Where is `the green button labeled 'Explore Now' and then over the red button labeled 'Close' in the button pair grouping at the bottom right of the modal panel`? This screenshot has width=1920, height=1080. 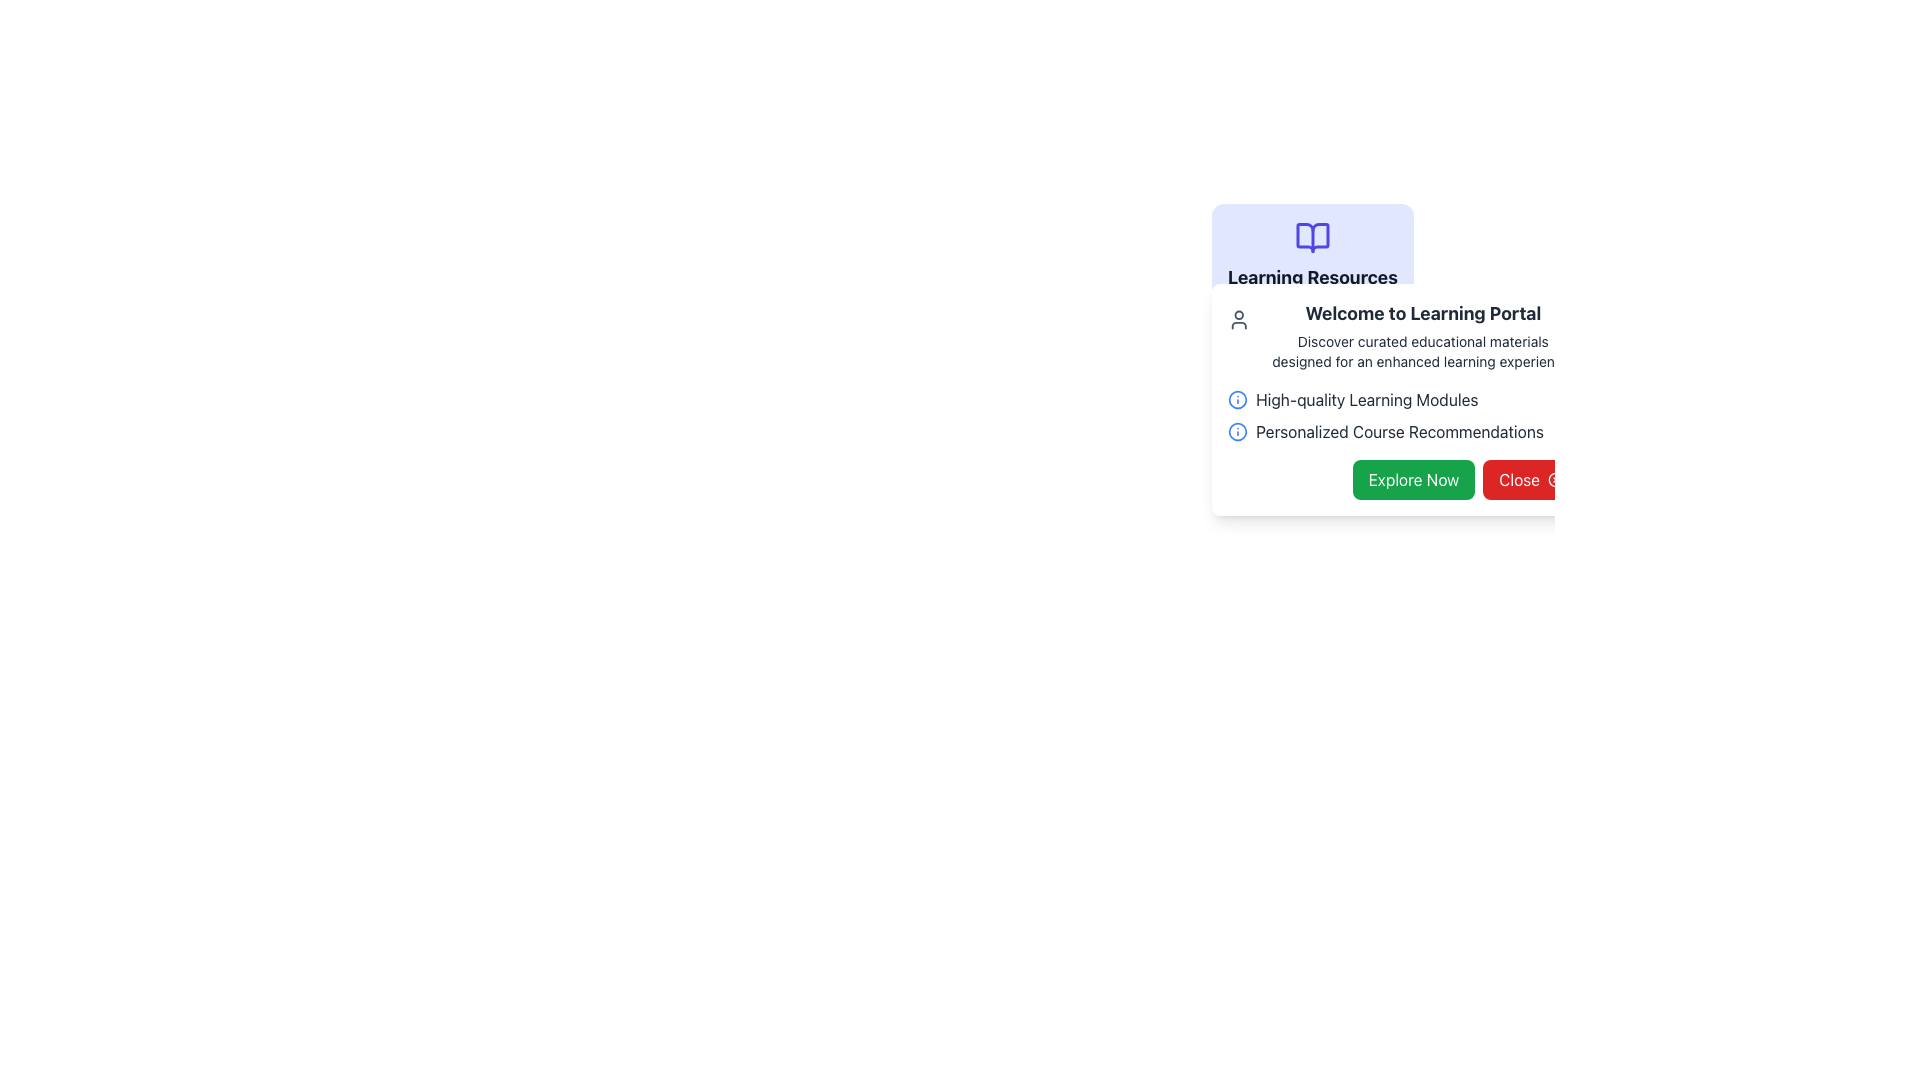
the green button labeled 'Explore Now' and then over the red button labeled 'Close' in the button pair grouping at the bottom right of the modal panel is located at coordinates (1403, 479).